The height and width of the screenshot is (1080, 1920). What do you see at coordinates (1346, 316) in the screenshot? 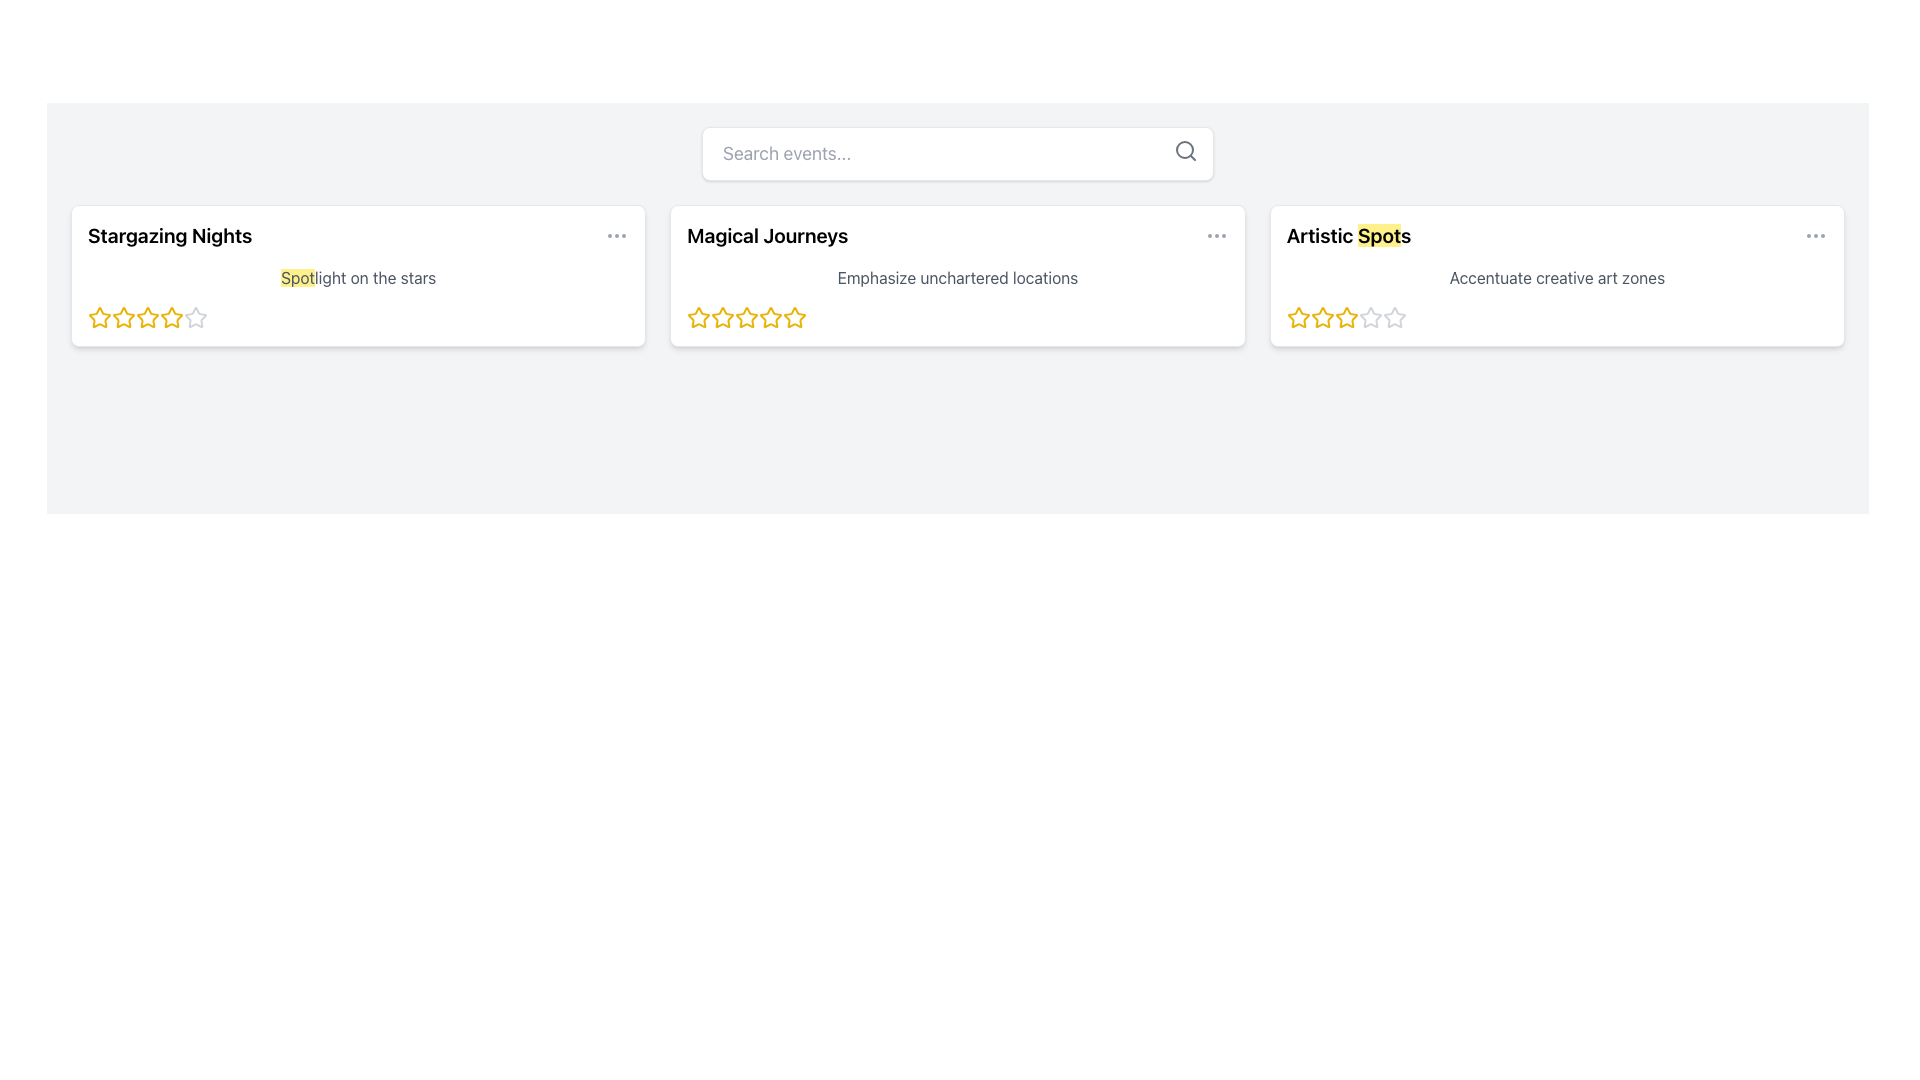
I see `the fourth star icon` at bounding box center [1346, 316].